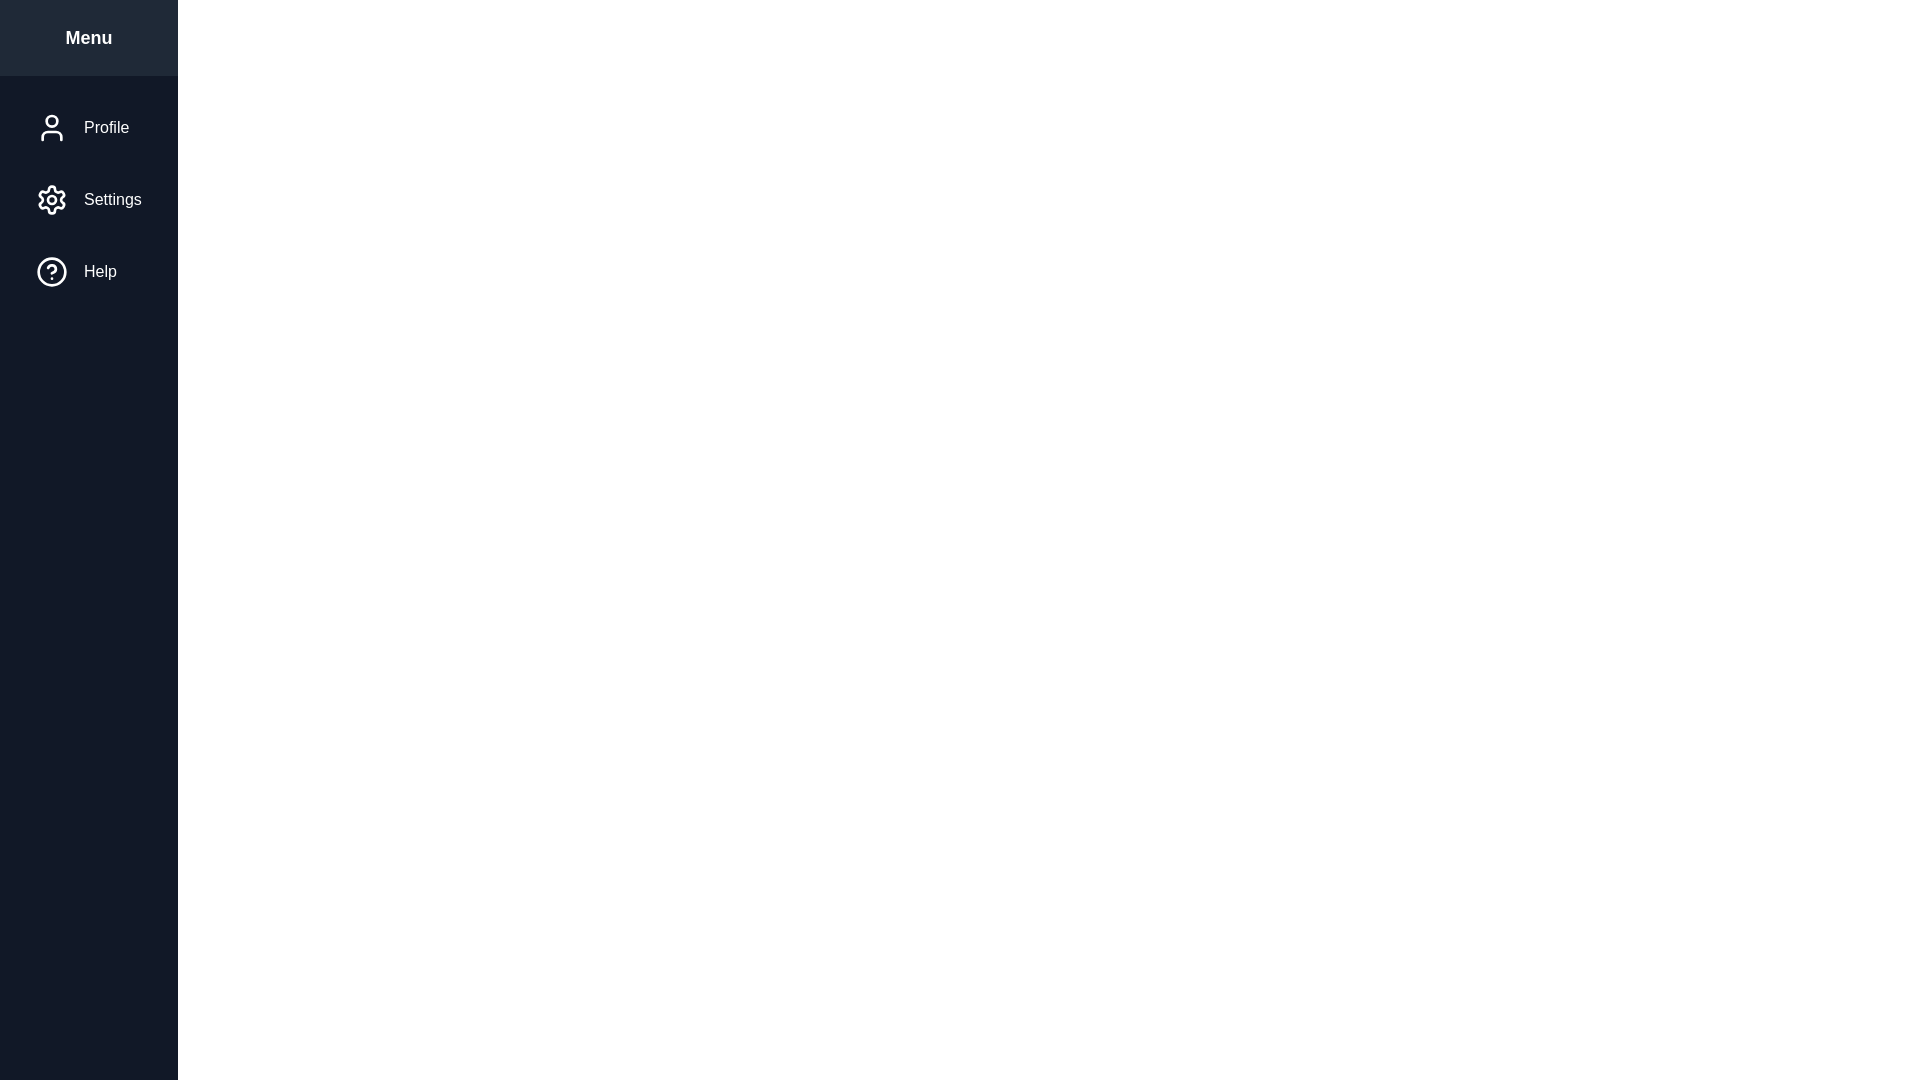 The image size is (1920, 1080). I want to click on the menu item icon for Settings, so click(52, 200).